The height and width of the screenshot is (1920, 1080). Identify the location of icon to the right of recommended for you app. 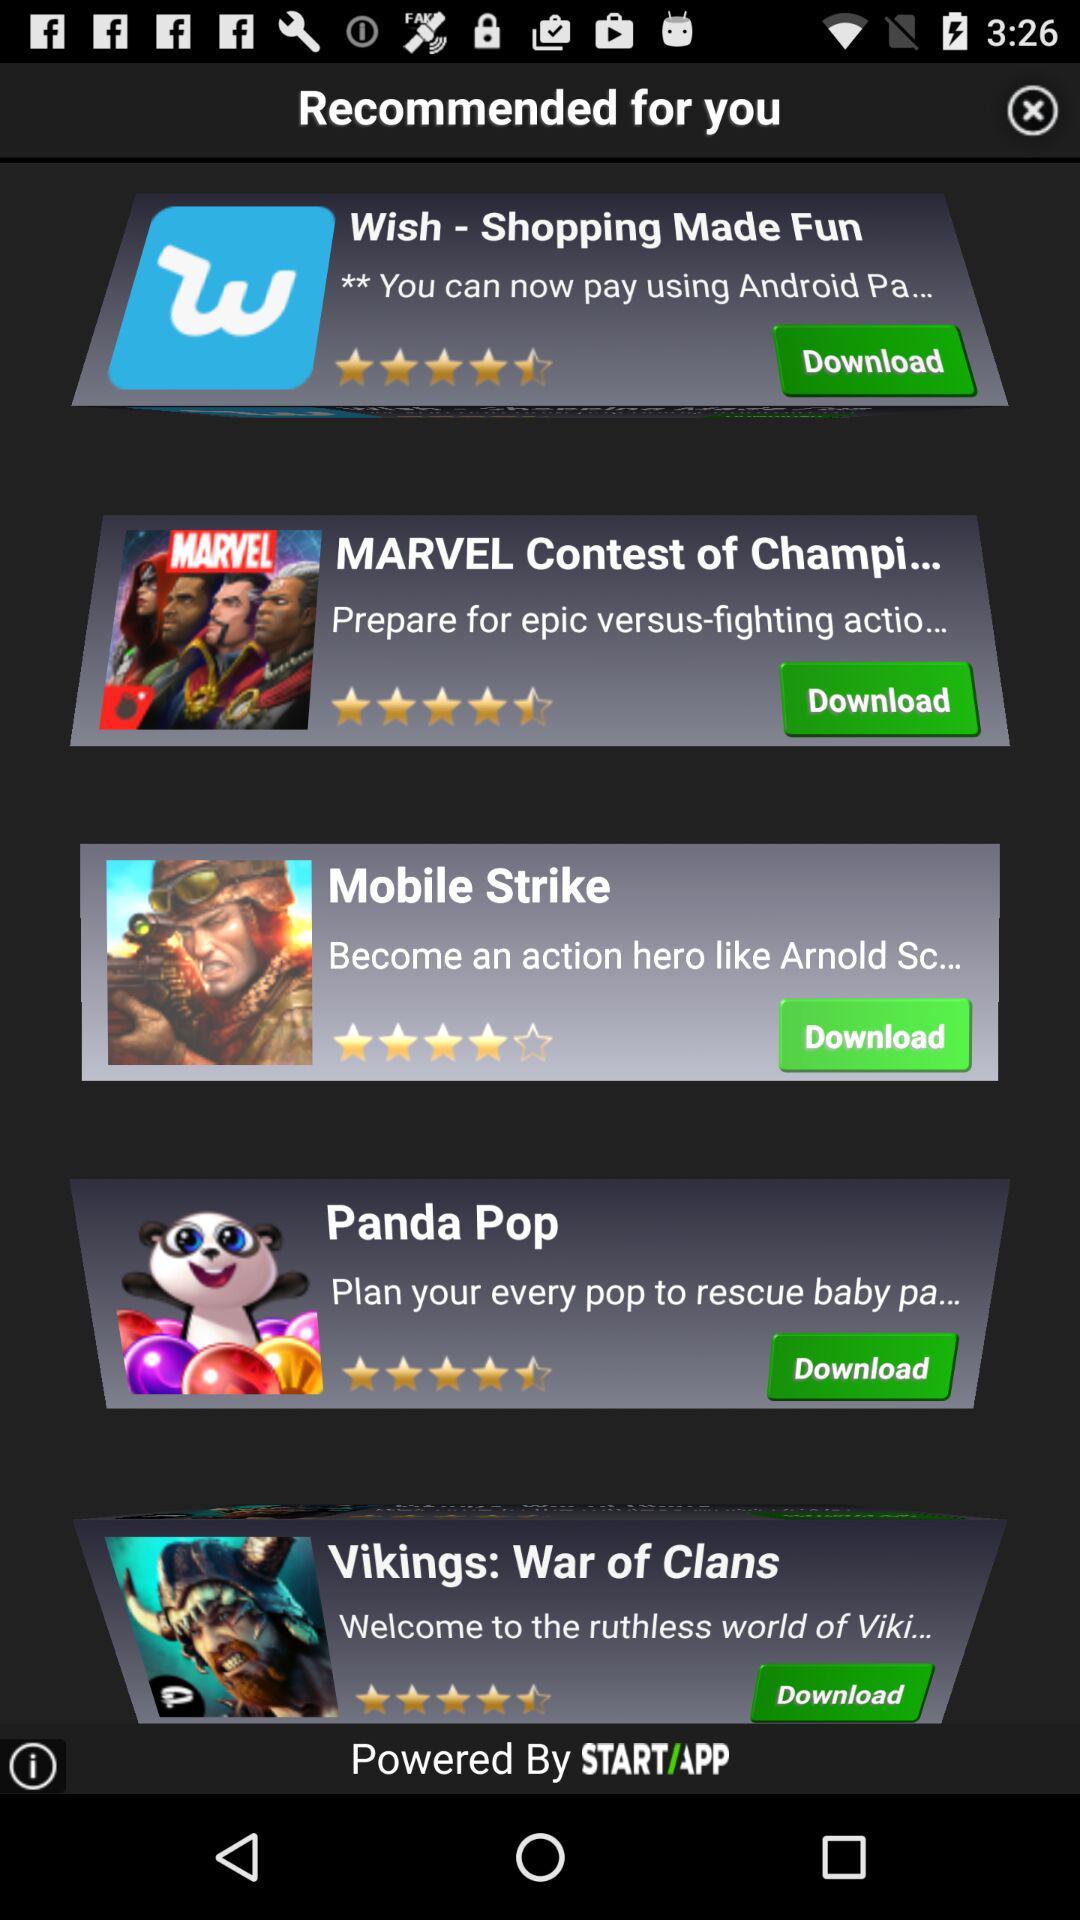
(1032, 109).